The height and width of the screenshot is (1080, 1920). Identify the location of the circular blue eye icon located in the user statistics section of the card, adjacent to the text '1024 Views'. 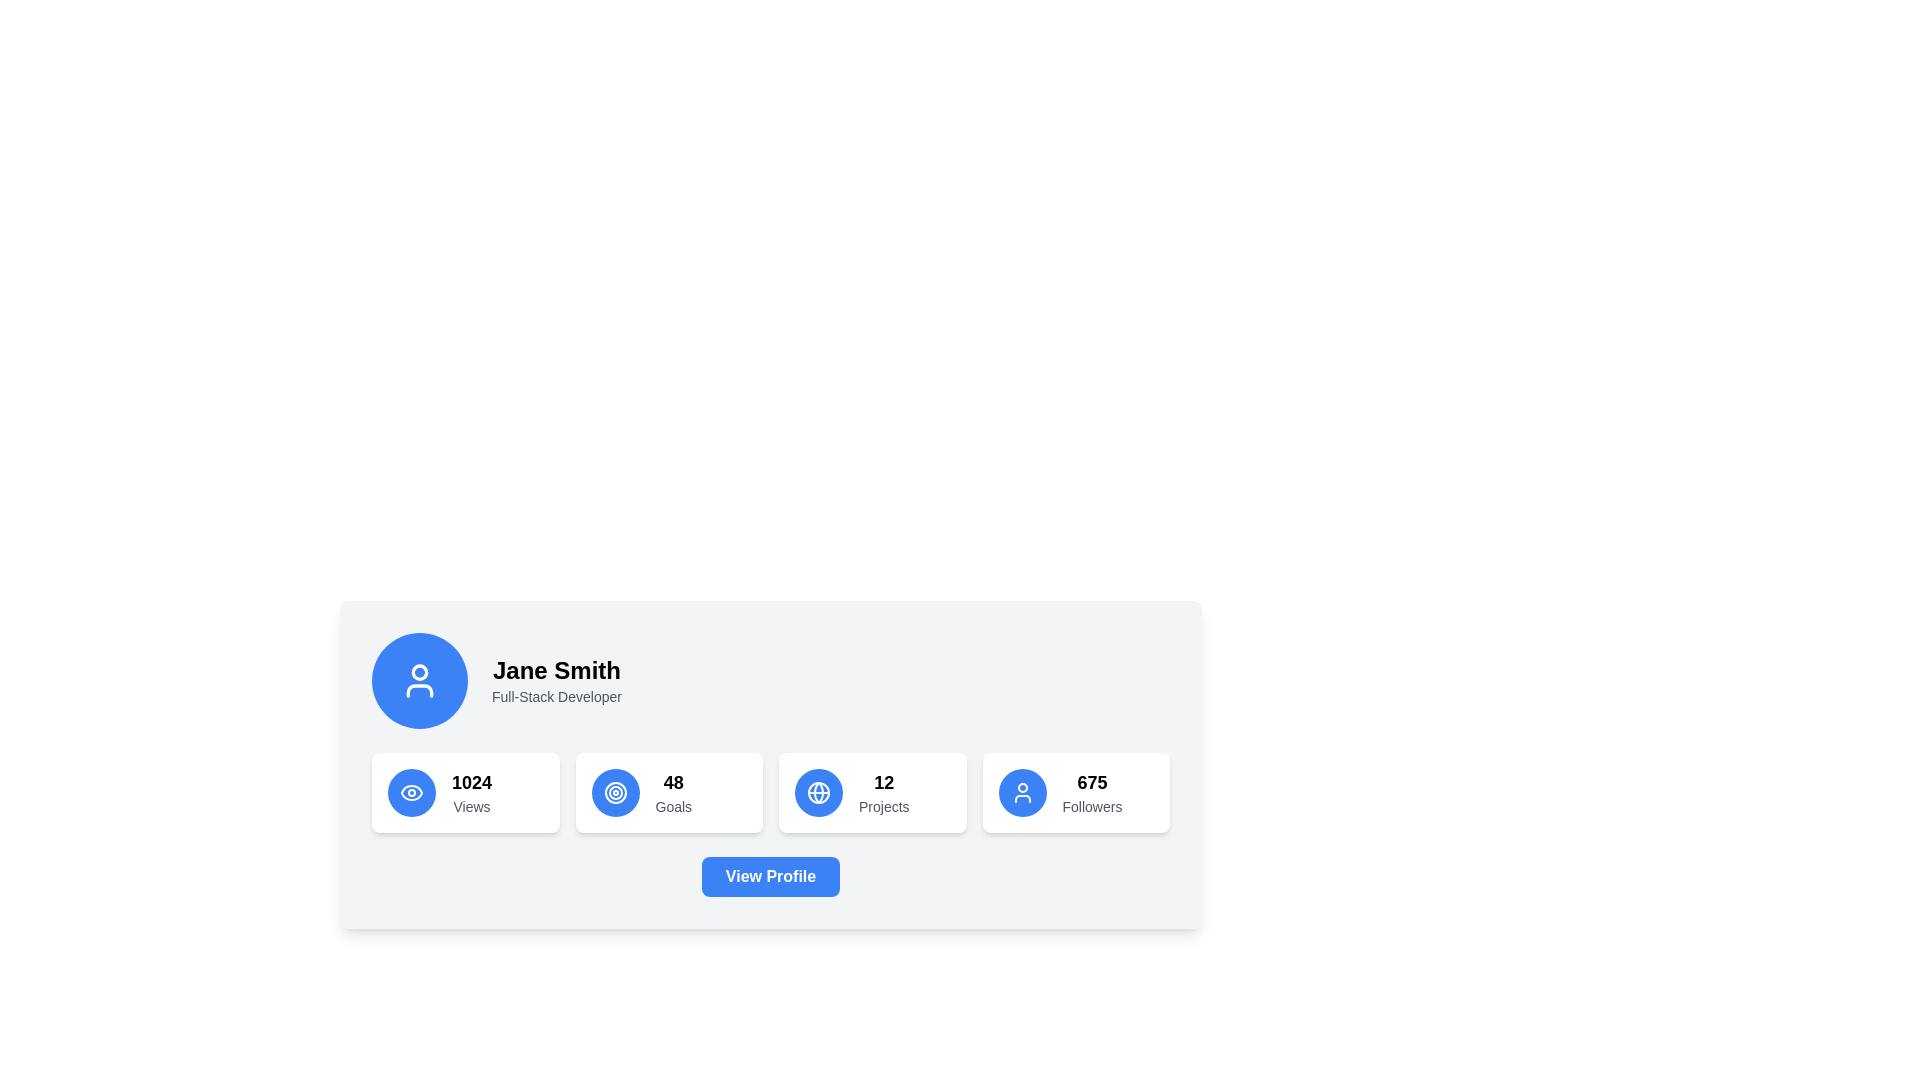
(411, 792).